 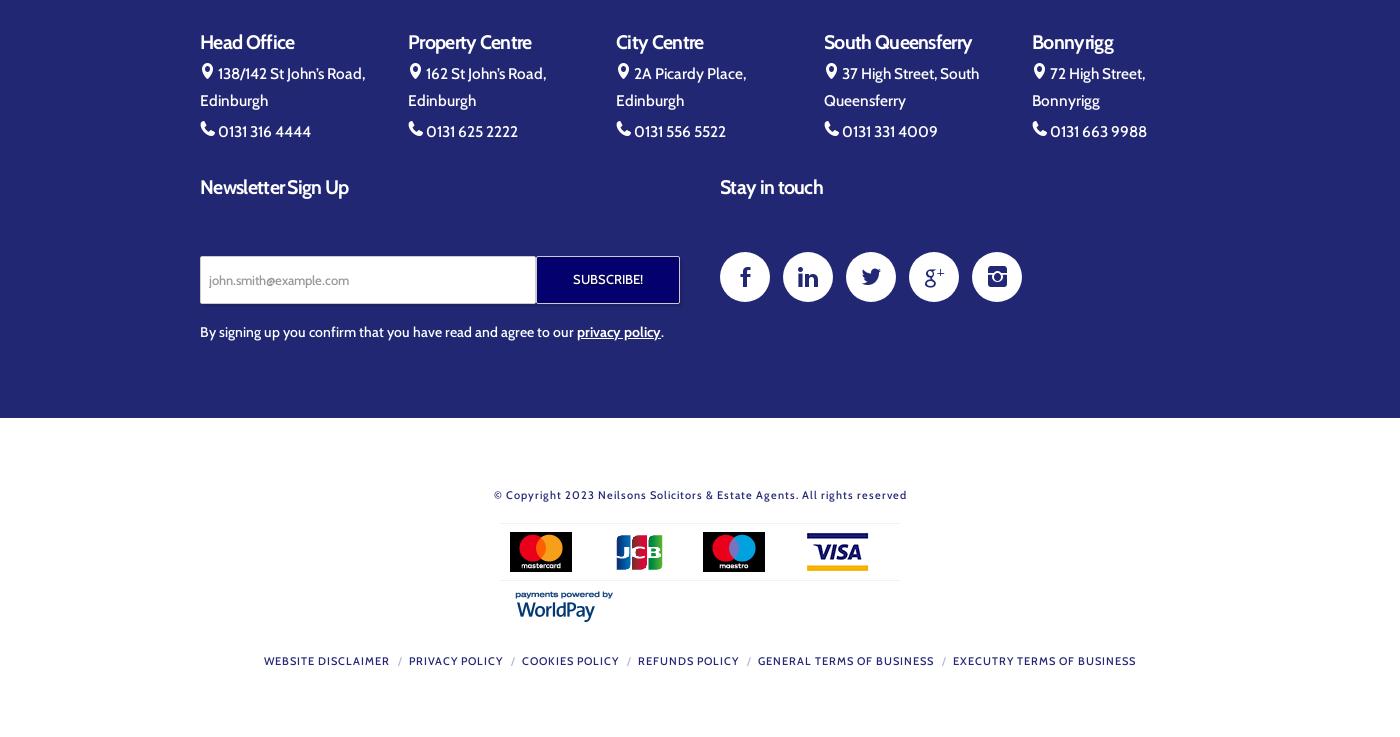 I want to click on 'Privacy Policy', so click(x=455, y=658).